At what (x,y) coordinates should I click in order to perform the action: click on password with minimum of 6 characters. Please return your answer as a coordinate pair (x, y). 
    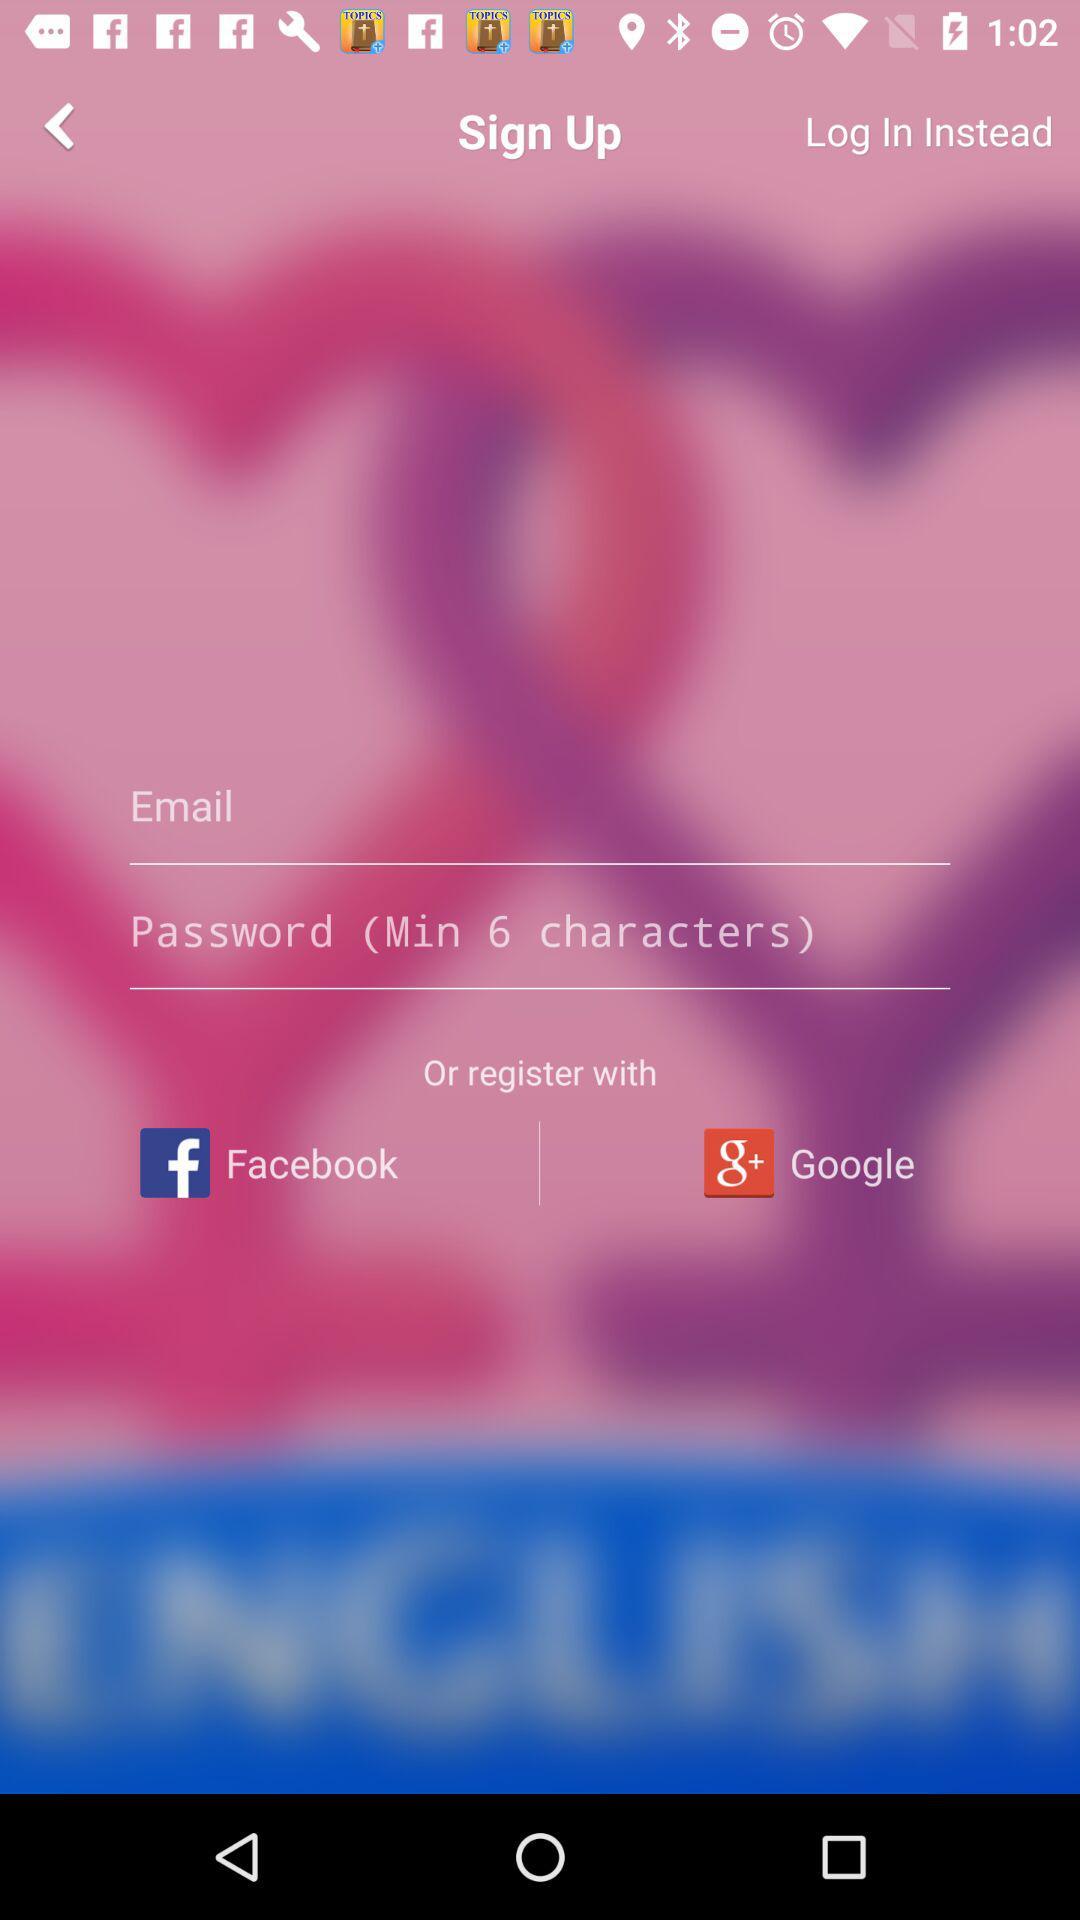
    Looking at the image, I should click on (540, 929).